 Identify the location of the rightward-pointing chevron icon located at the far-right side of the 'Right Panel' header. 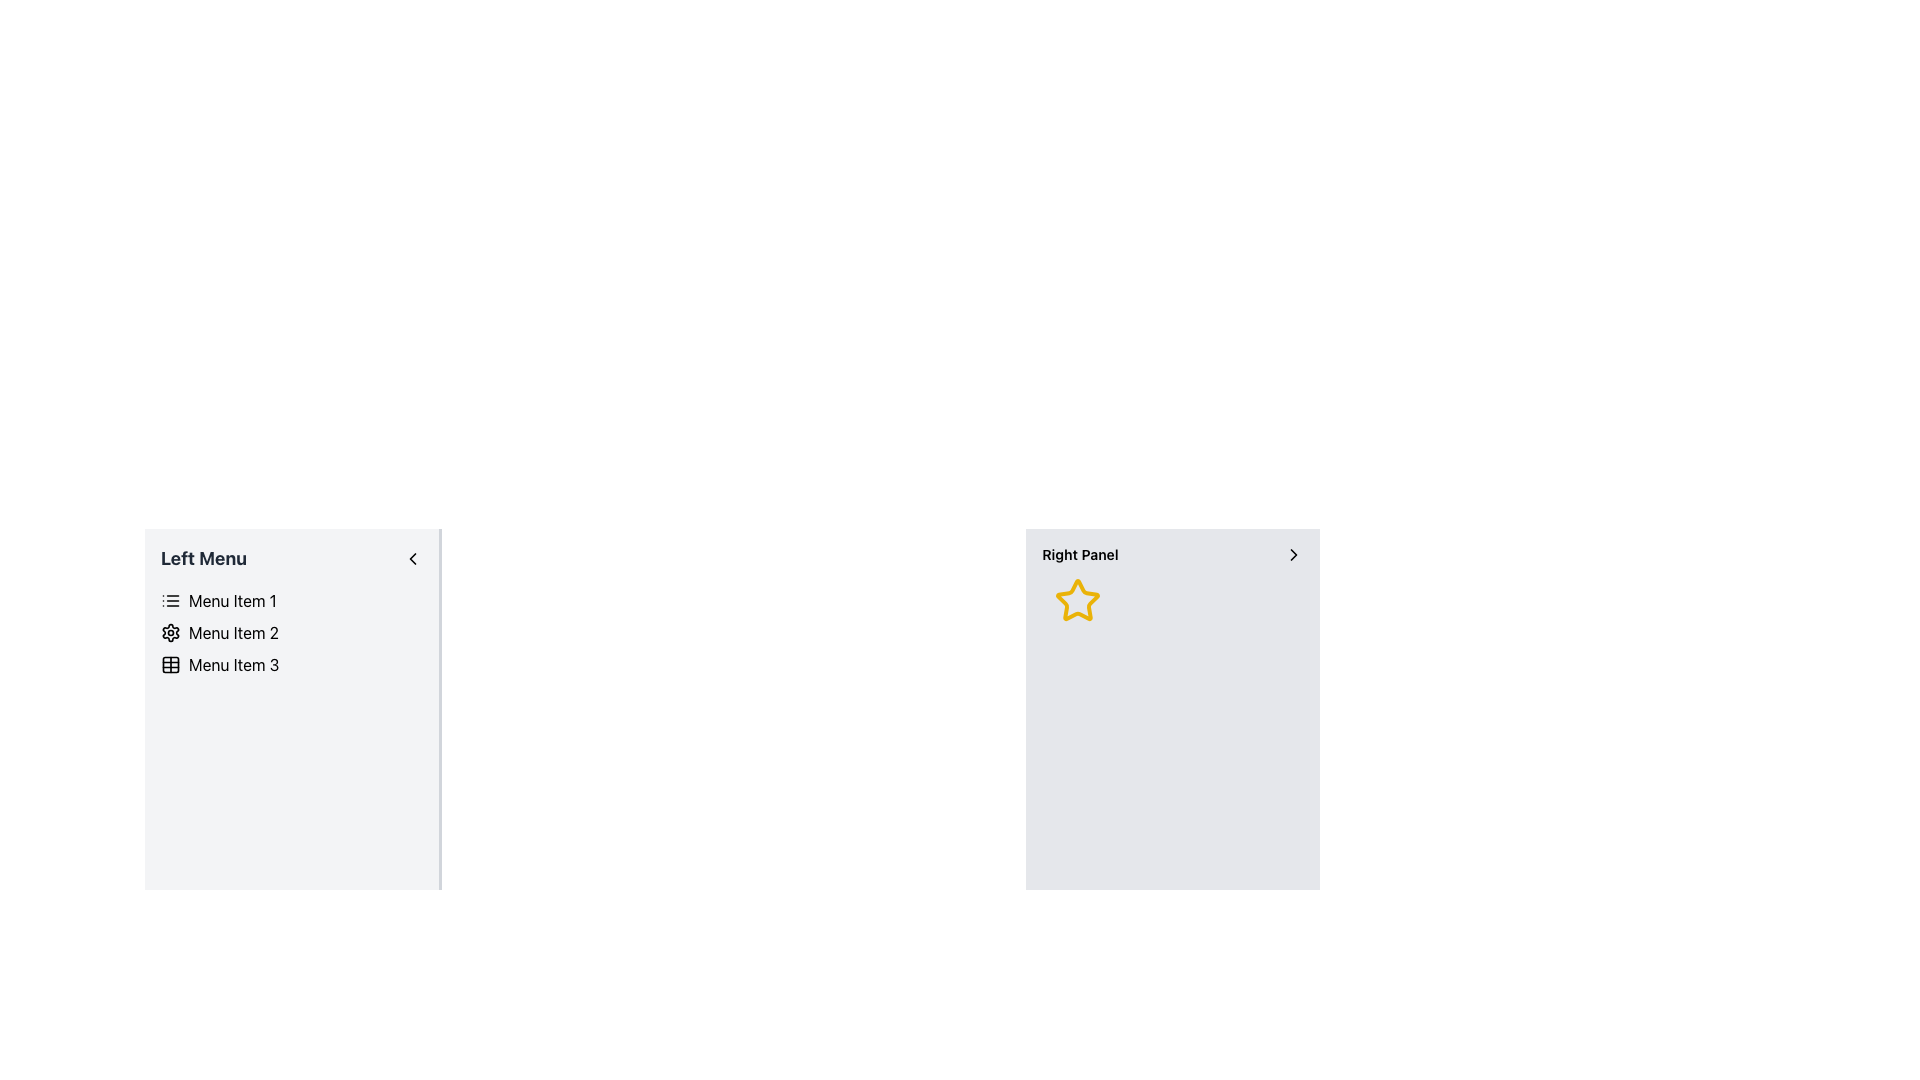
(1294, 555).